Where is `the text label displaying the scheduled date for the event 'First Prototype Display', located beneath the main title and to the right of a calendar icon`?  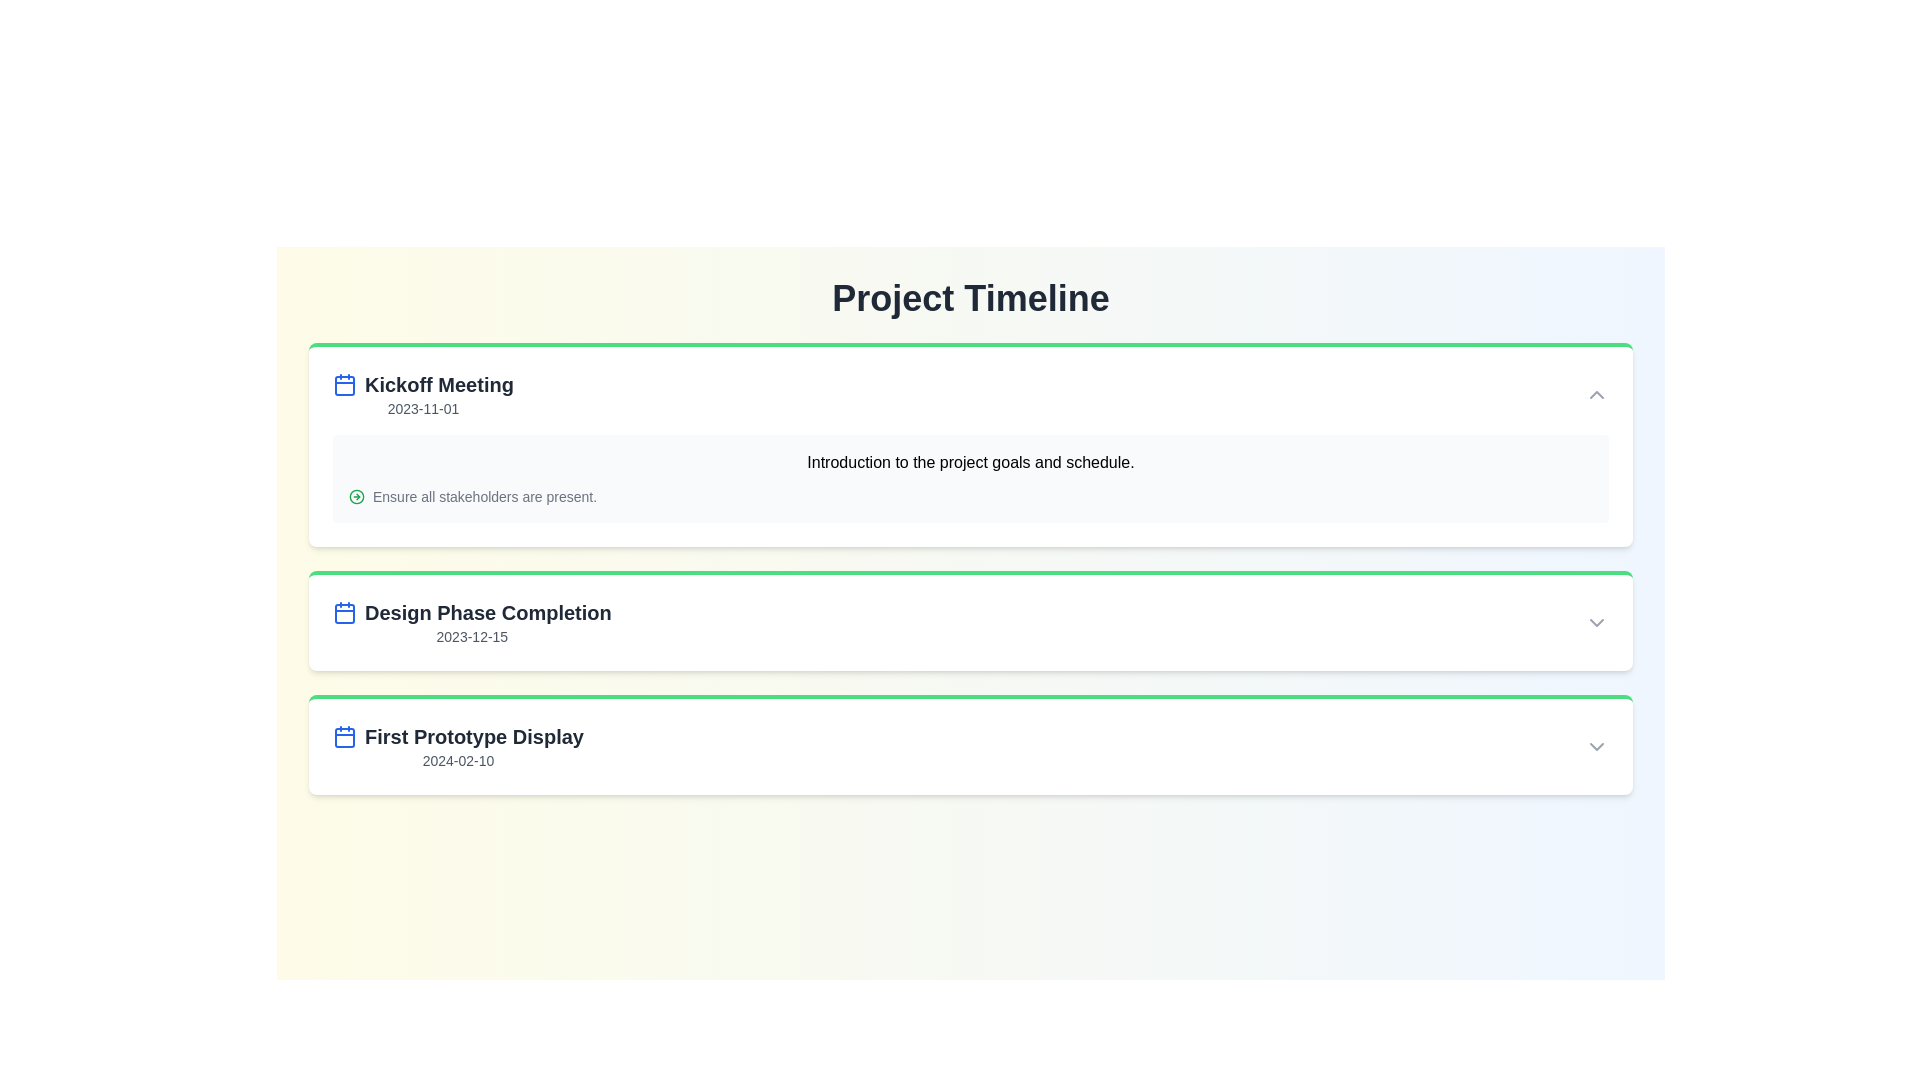
the text label displaying the scheduled date for the event 'First Prototype Display', located beneath the main title and to the right of a calendar icon is located at coordinates (457, 760).